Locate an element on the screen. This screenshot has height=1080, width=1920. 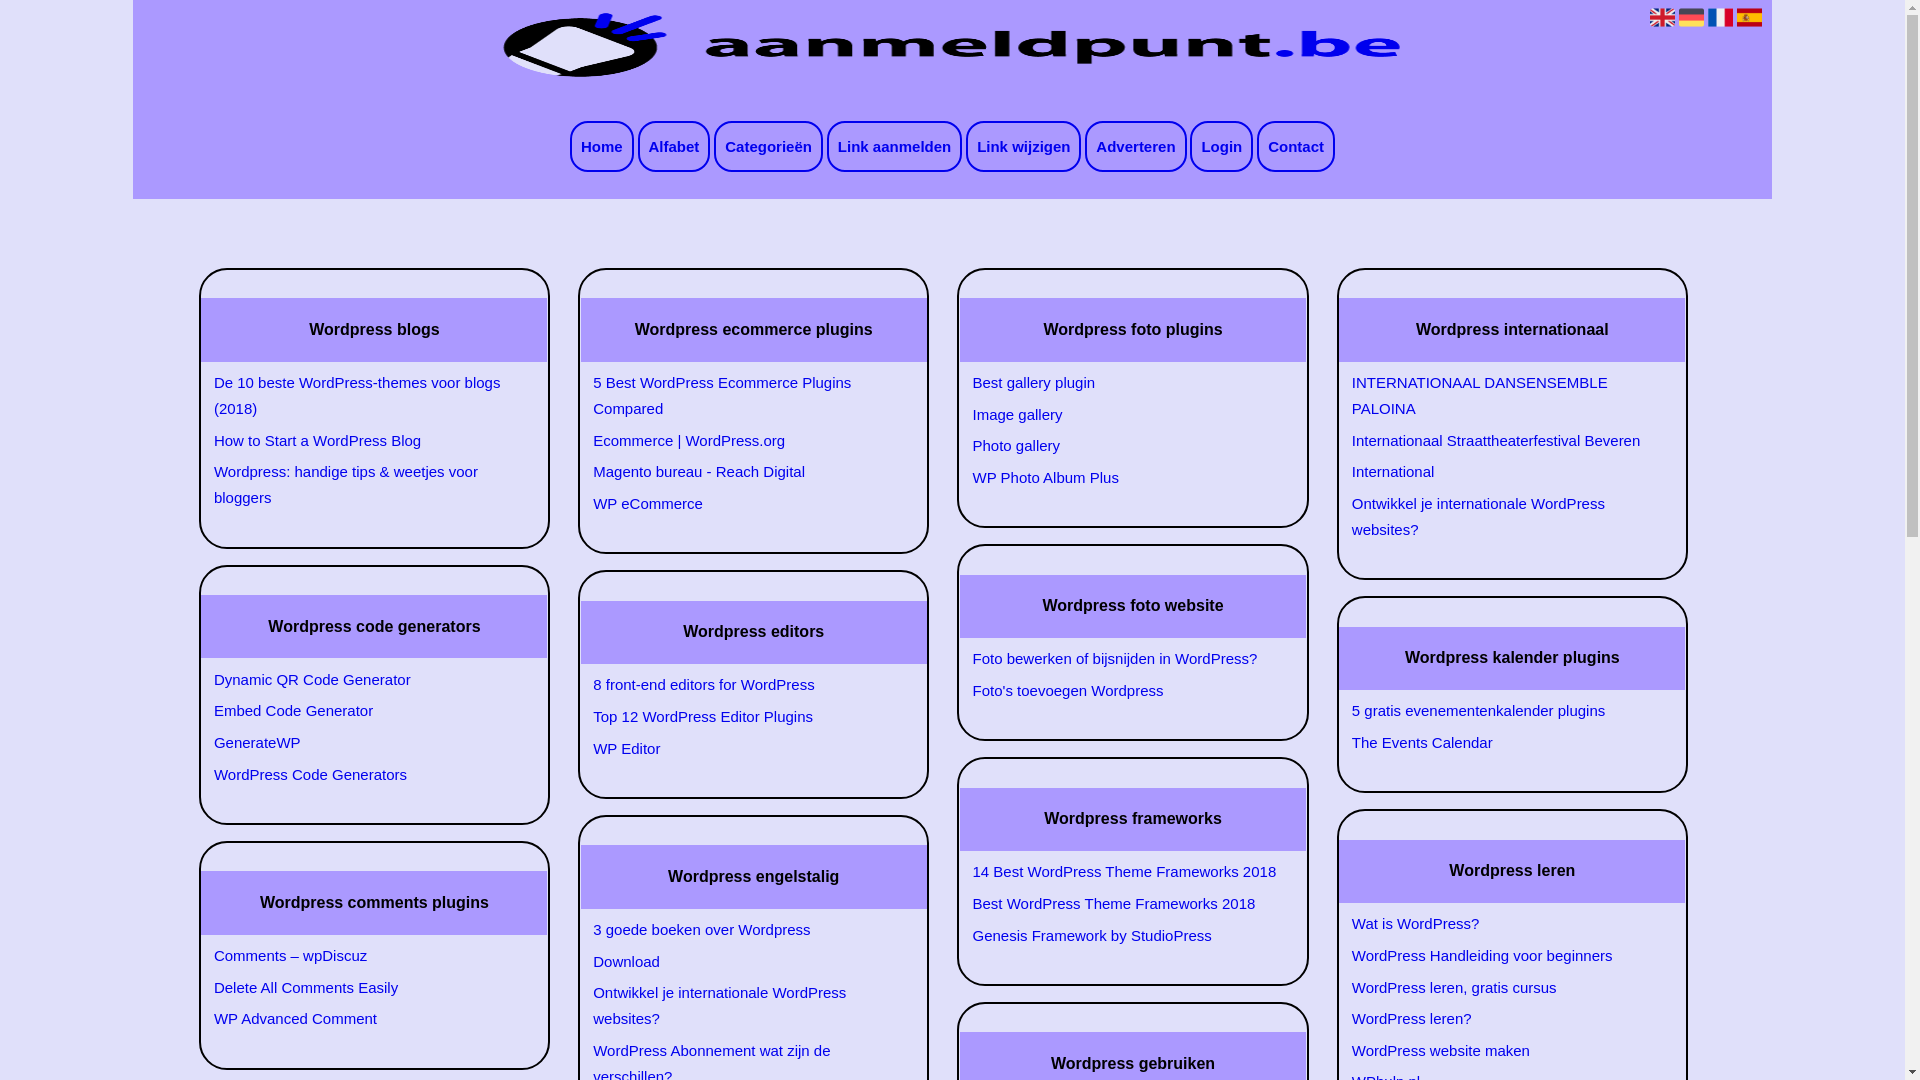
'Magento bureau - Reach Digital' is located at coordinates (741, 471).